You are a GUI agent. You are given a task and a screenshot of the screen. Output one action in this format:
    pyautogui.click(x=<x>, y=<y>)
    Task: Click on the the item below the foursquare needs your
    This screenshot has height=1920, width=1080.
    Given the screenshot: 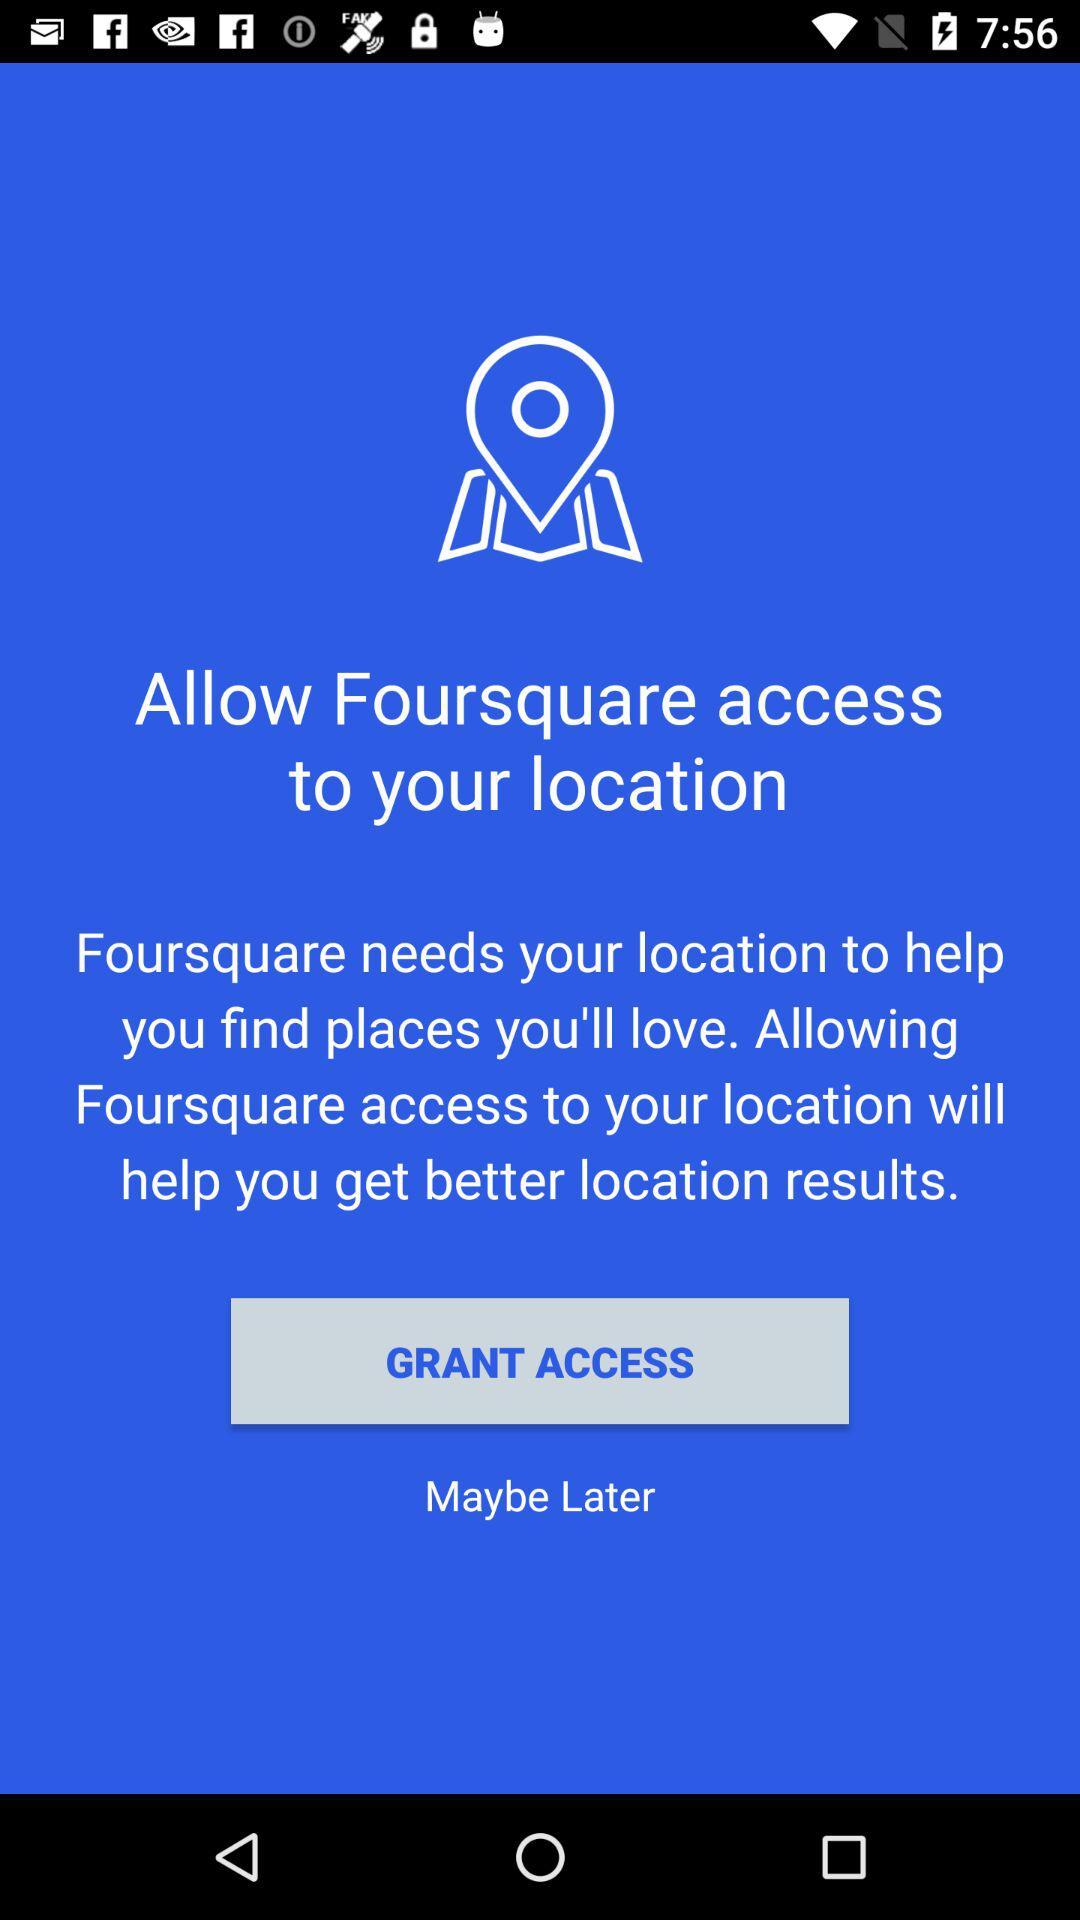 What is the action you would take?
    pyautogui.click(x=540, y=1360)
    